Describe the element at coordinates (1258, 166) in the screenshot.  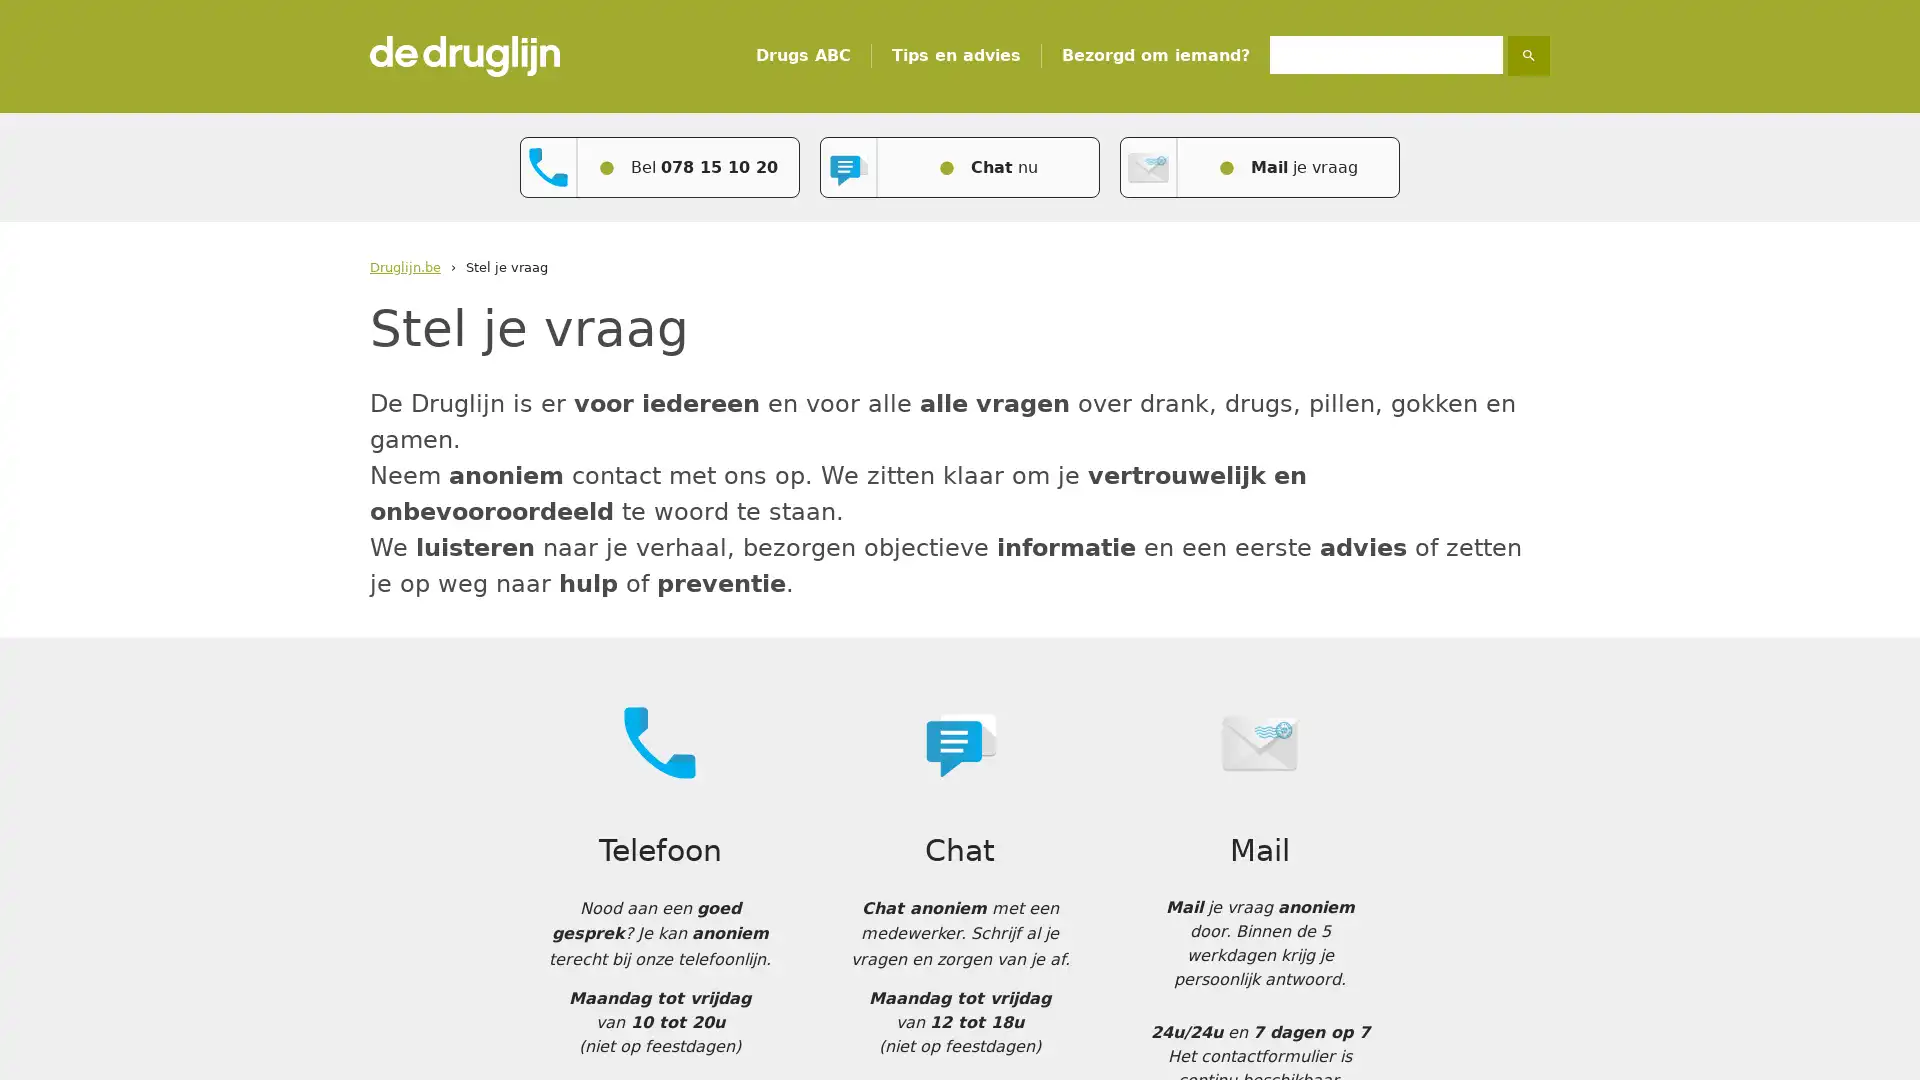
I see `Mail je vraag` at that location.